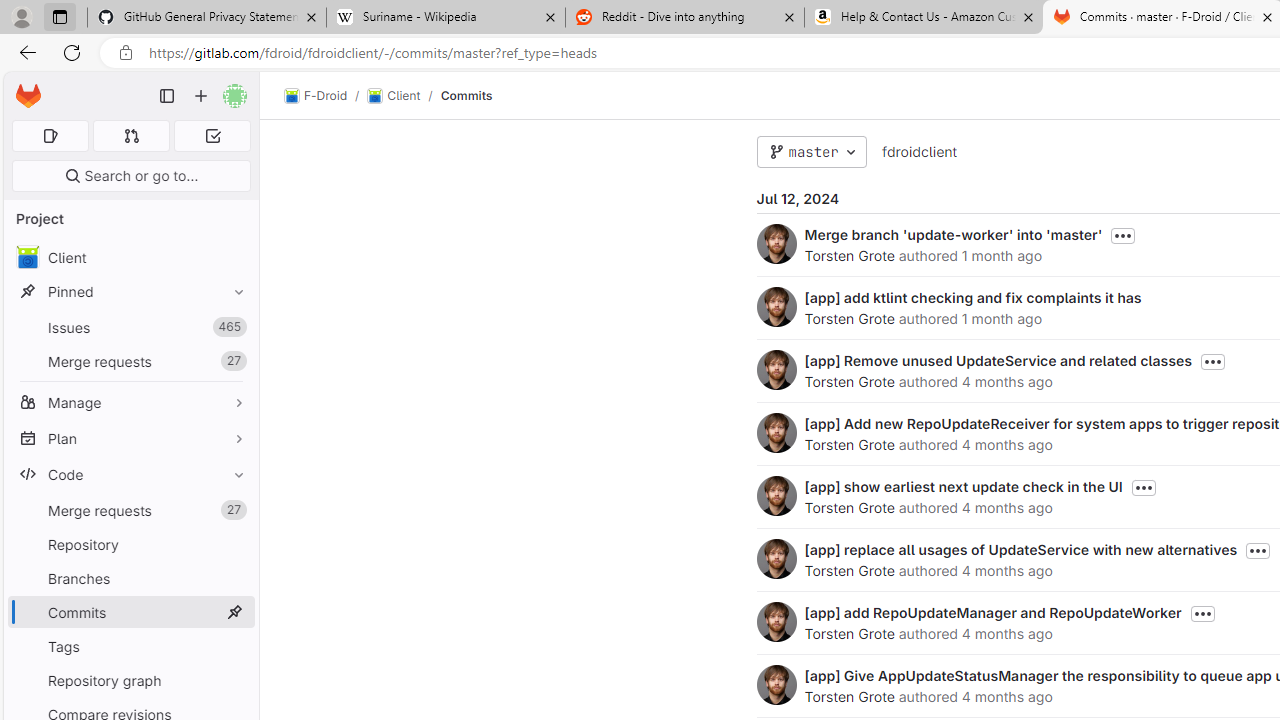 The width and height of the screenshot is (1280, 720). What do you see at coordinates (849, 695) in the screenshot?
I see `'Torsten Grote'` at bounding box center [849, 695].